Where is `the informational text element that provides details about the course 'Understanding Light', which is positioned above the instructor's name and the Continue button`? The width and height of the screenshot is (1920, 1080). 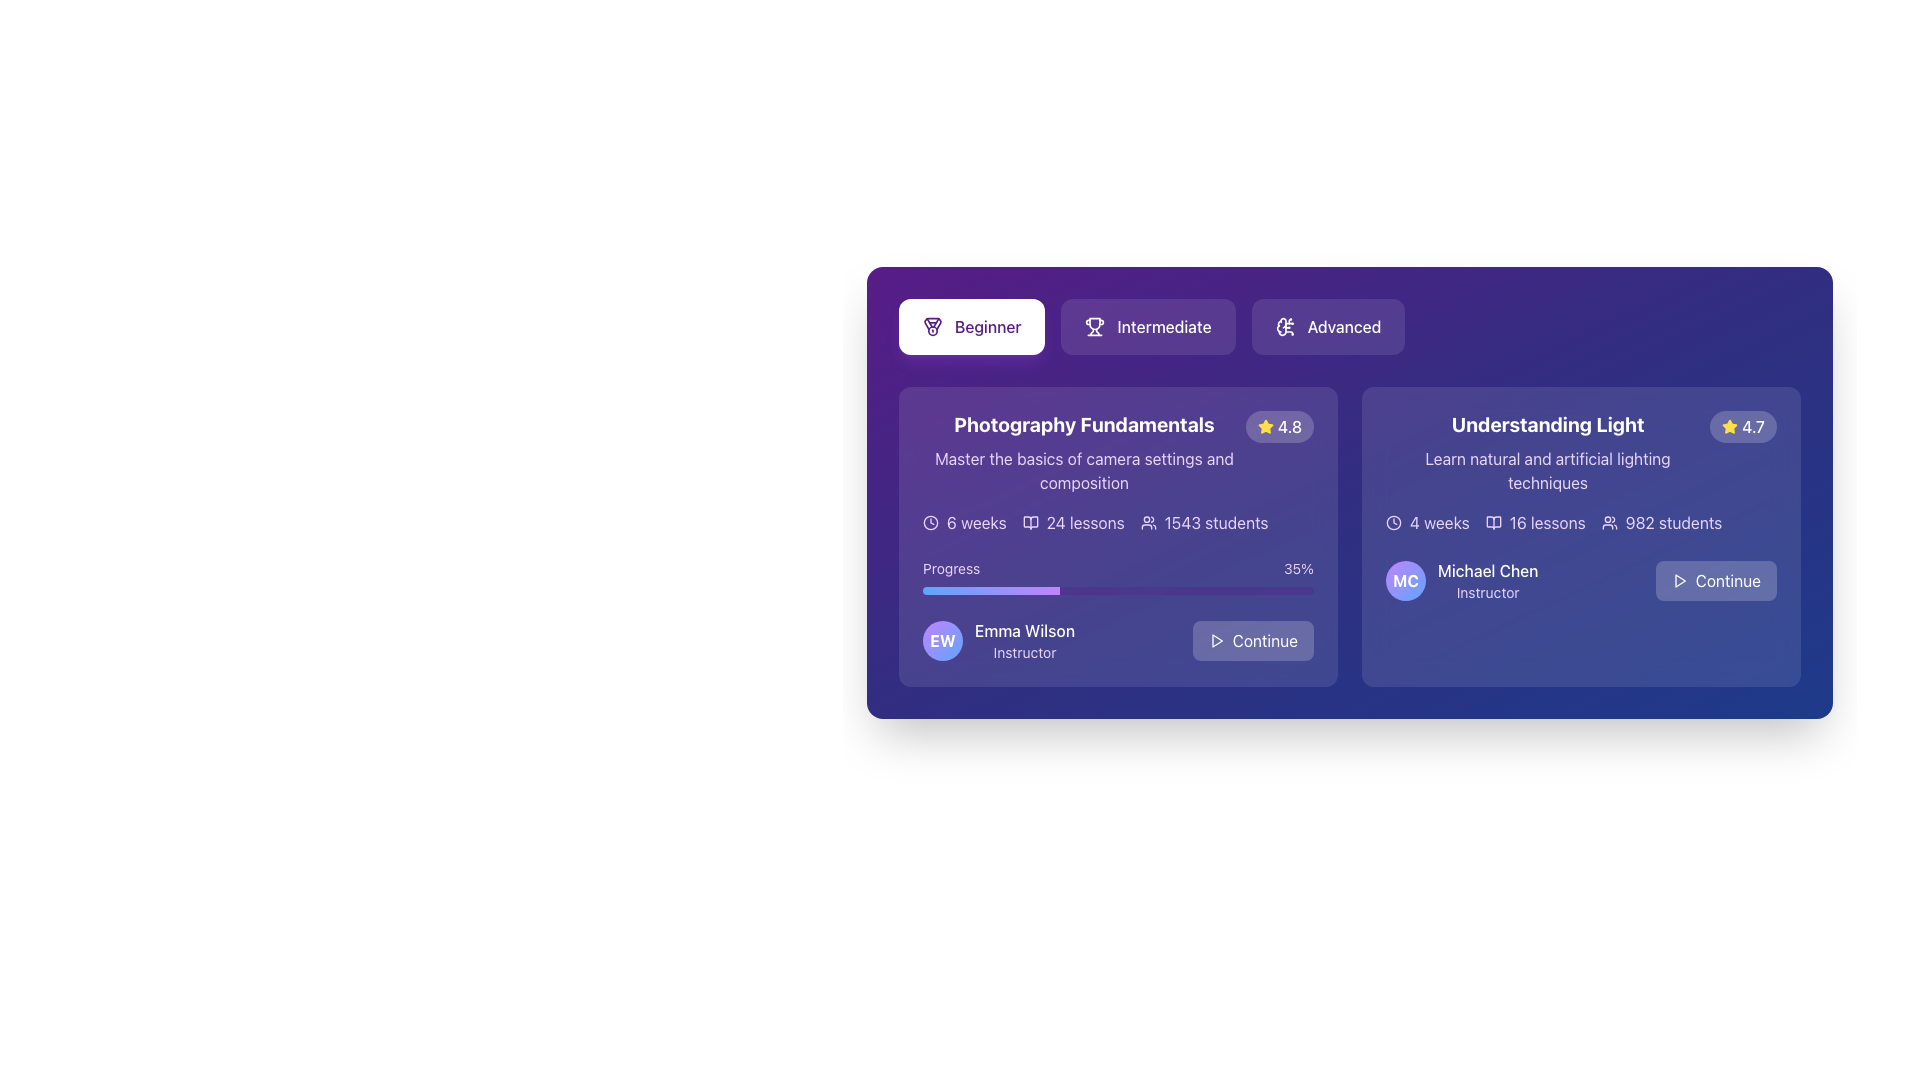 the informational text element that provides details about the course 'Understanding Light', which is positioned above the instructor's name and the Continue button is located at coordinates (1580, 522).